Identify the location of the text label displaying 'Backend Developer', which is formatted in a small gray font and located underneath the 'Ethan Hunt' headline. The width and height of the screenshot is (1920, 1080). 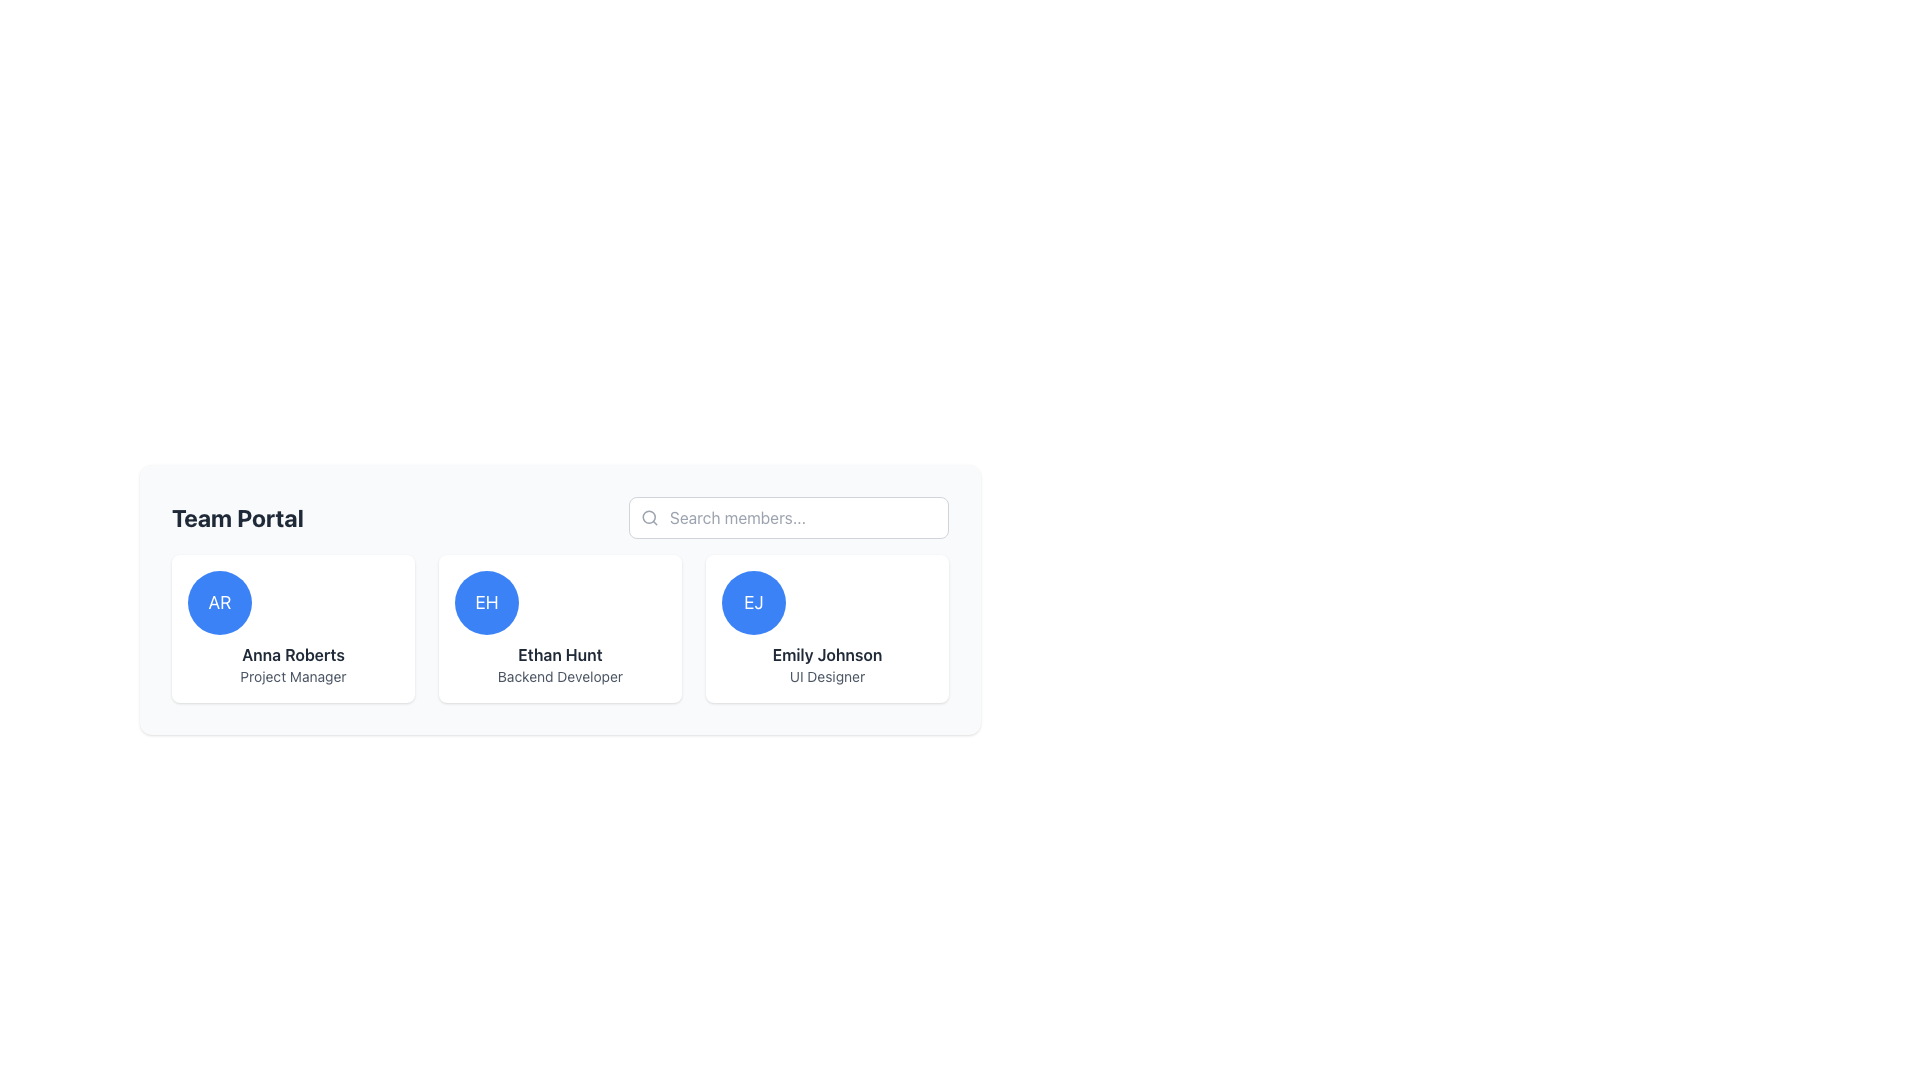
(560, 676).